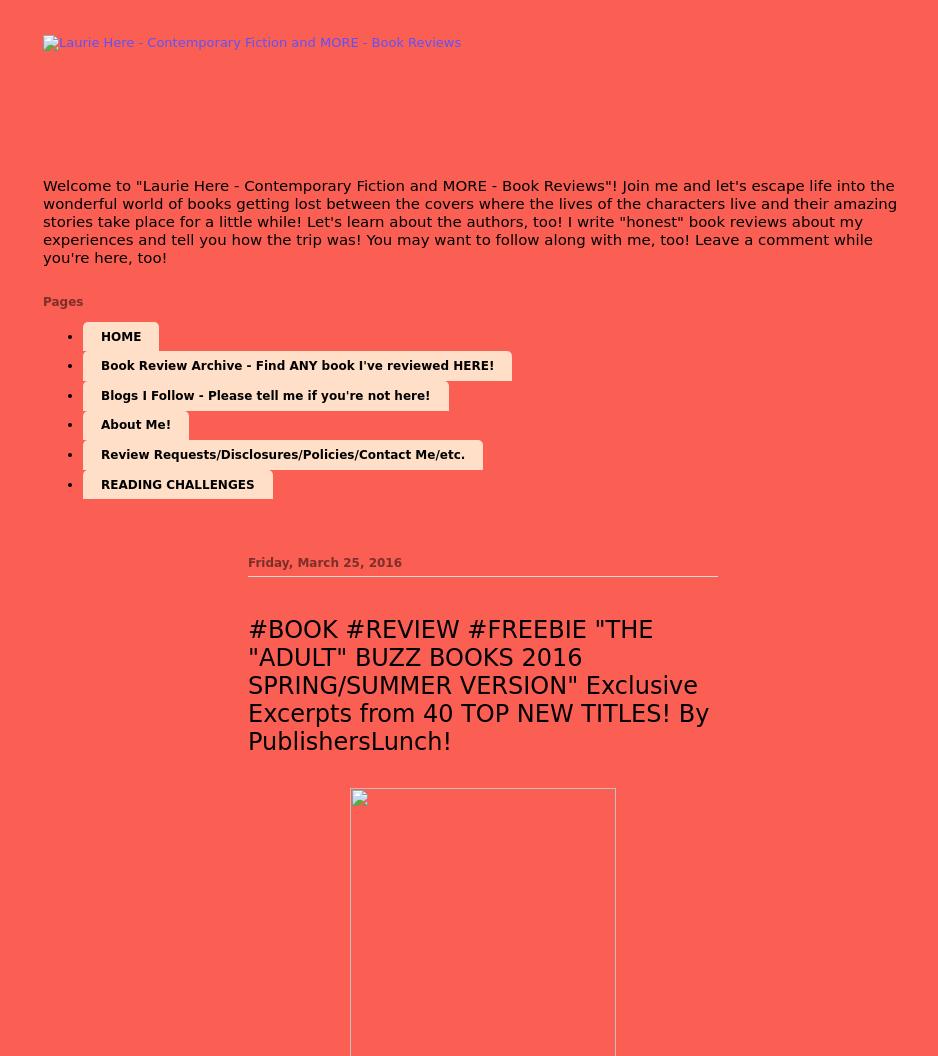 This screenshot has width=938, height=1056. I want to click on 'Review Requests/Disclosures/Policies/Contact Me/etc.', so click(282, 455).